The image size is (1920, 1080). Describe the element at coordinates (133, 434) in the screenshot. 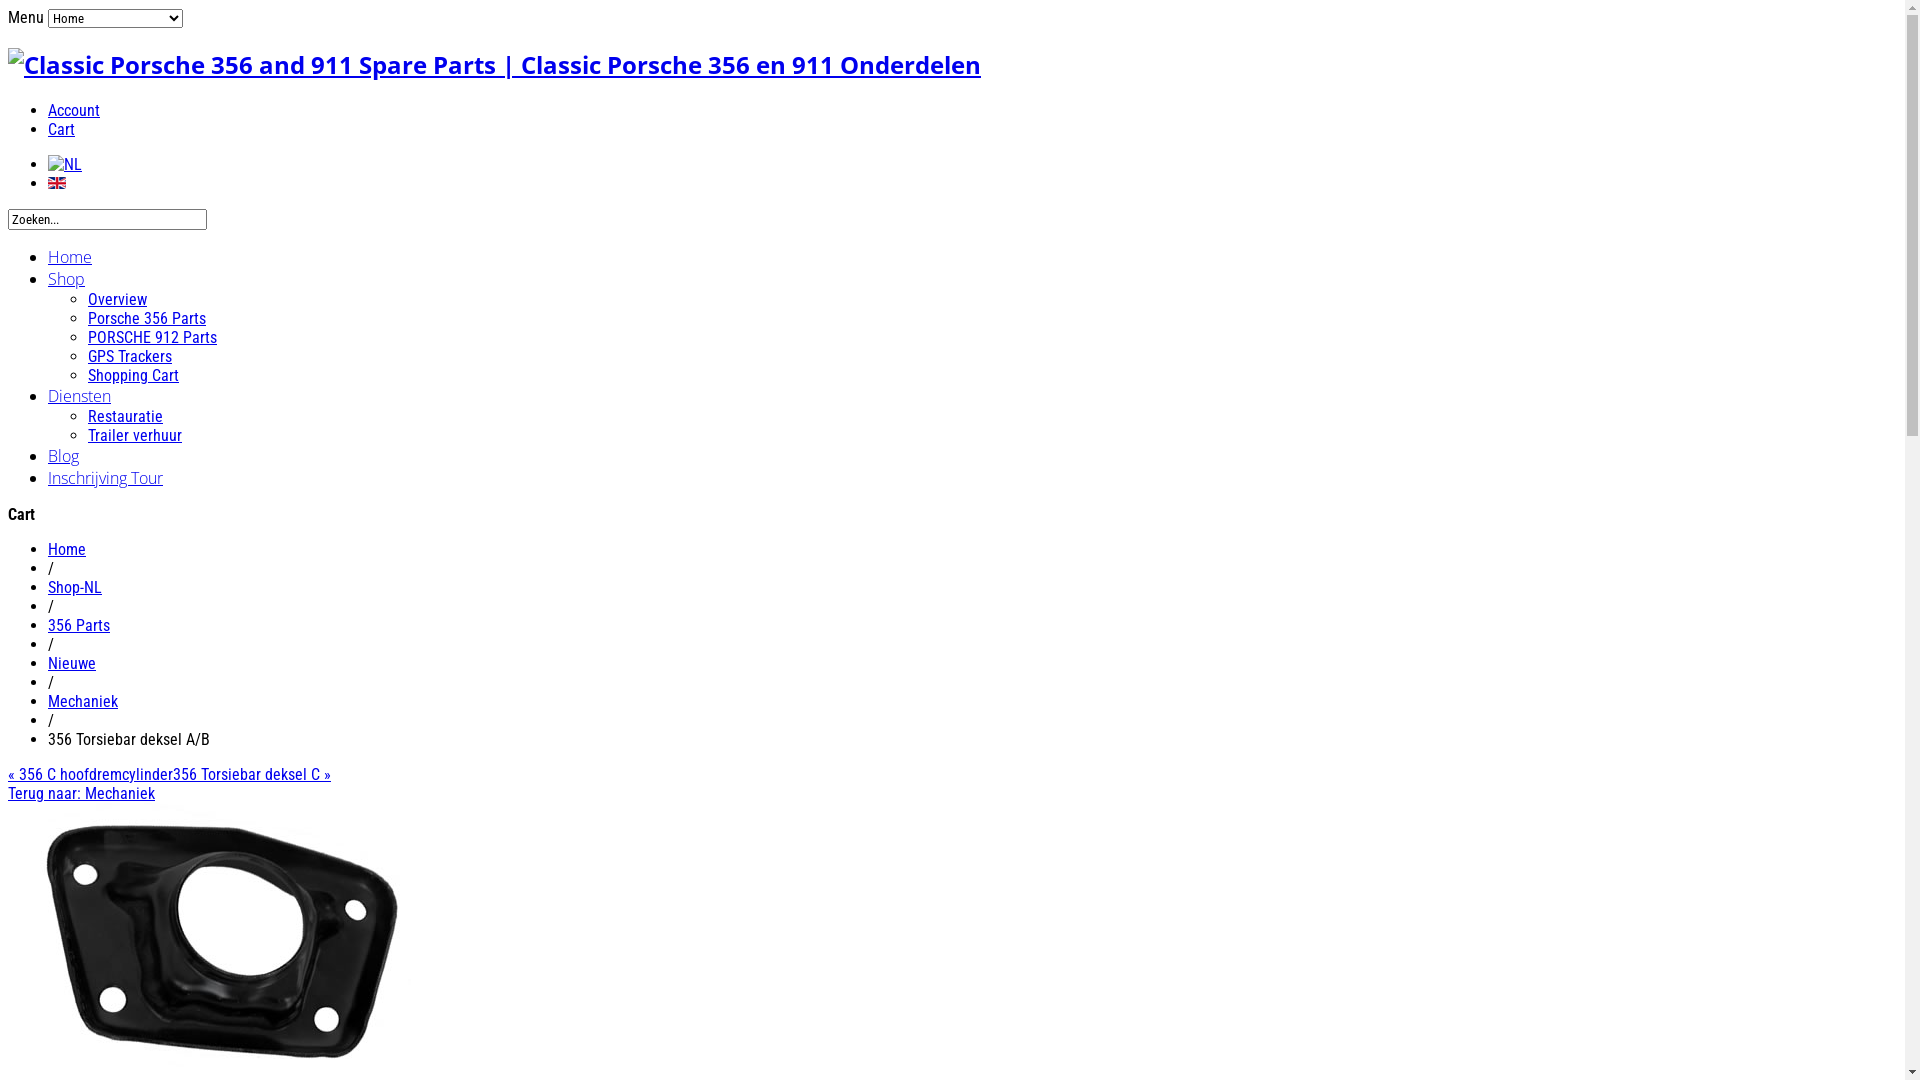

I see `'Trailer verhuur'` at that location.